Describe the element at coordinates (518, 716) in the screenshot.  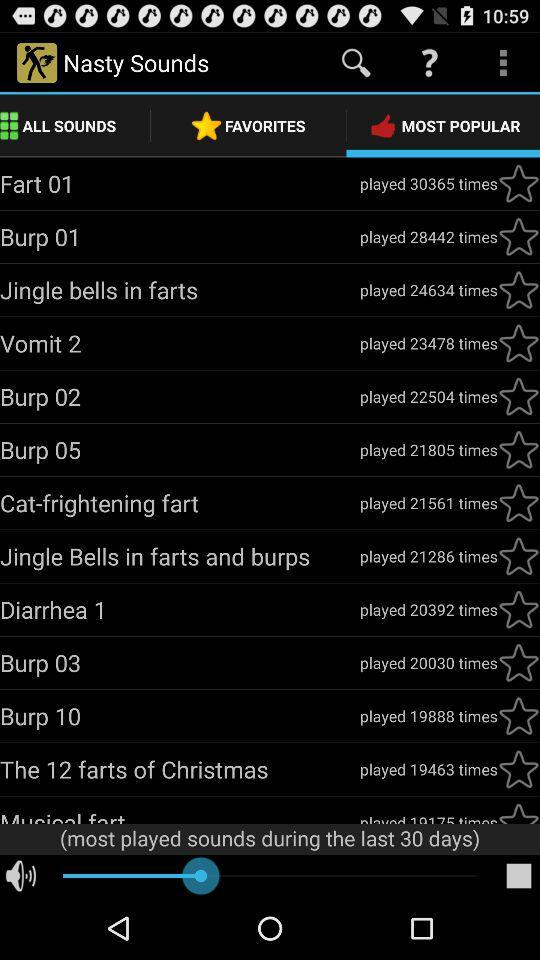
I see `to favorites` at that location.